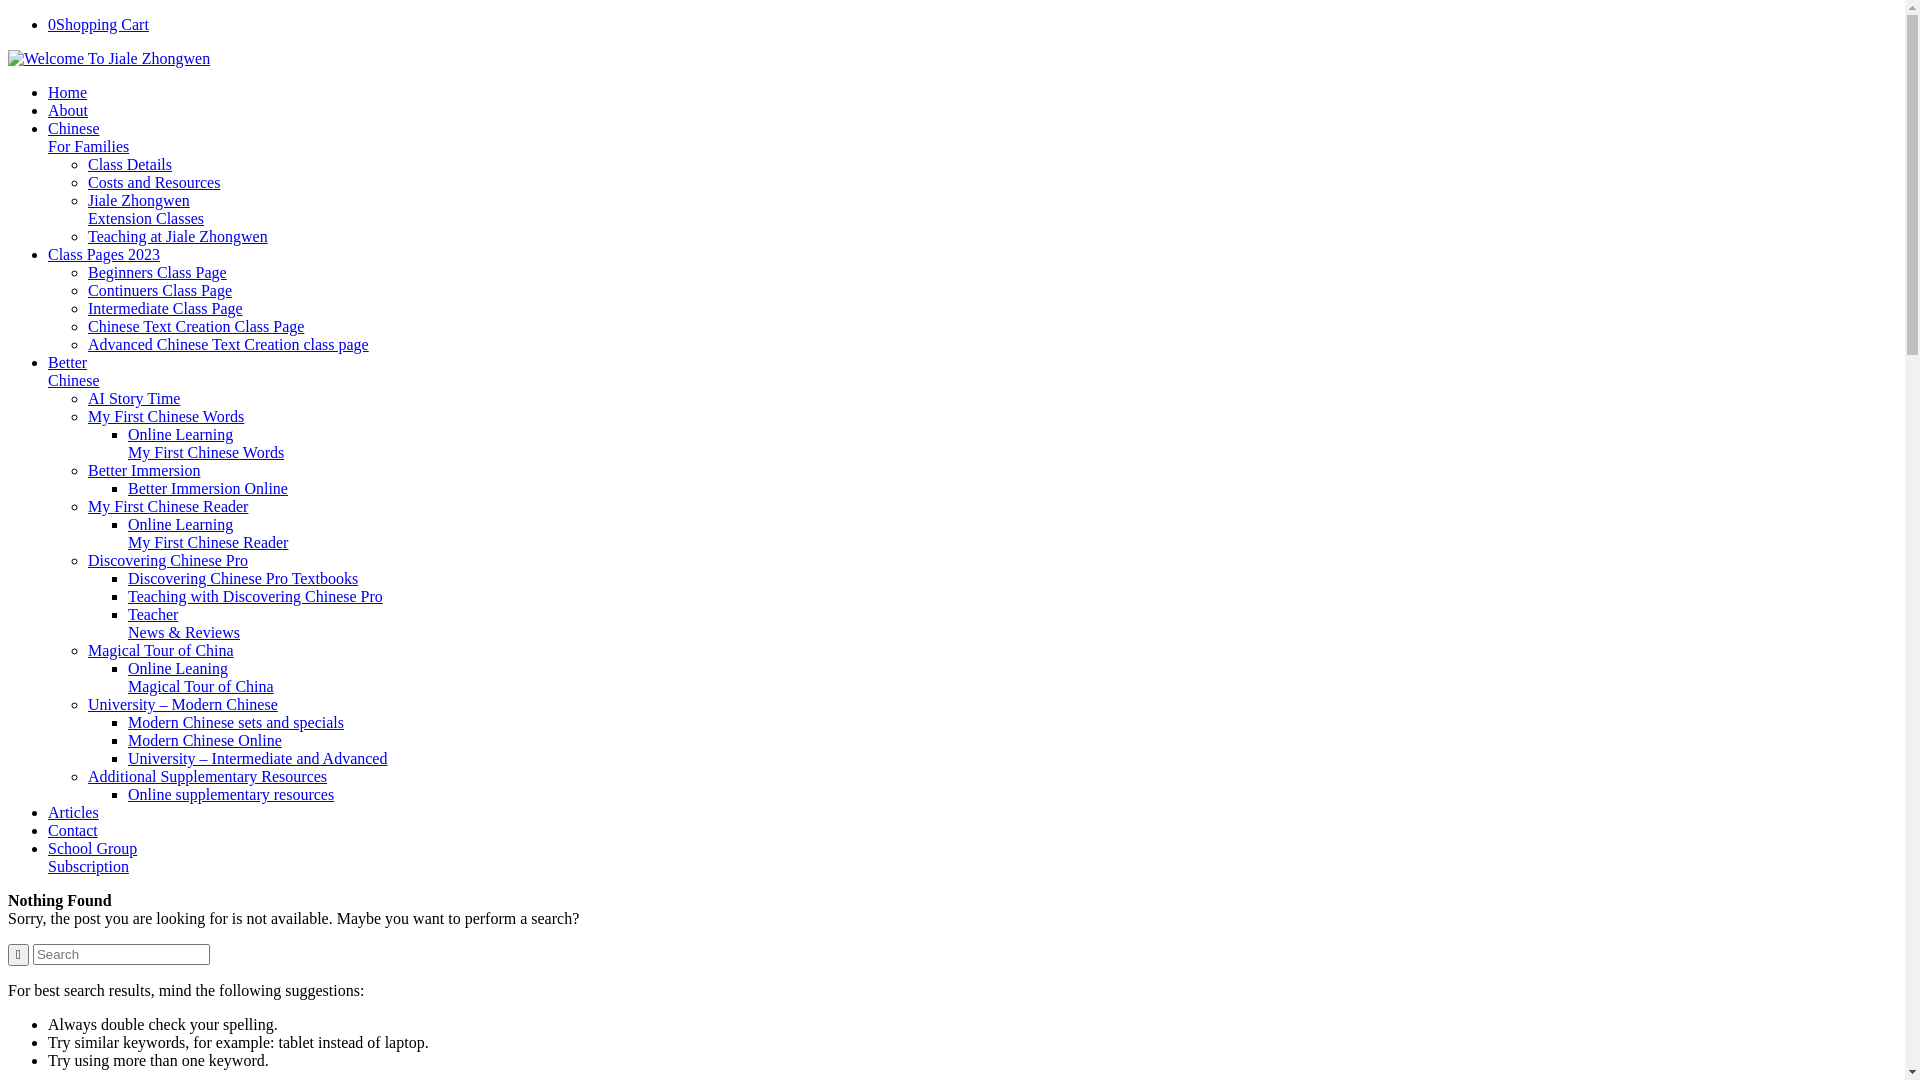 This screenshot has width=1920, height=1080. Describe the element at coordinates (254, 595) in the screenshot. I see `'Teaching with Discovering Chinese Pro'` at that location.